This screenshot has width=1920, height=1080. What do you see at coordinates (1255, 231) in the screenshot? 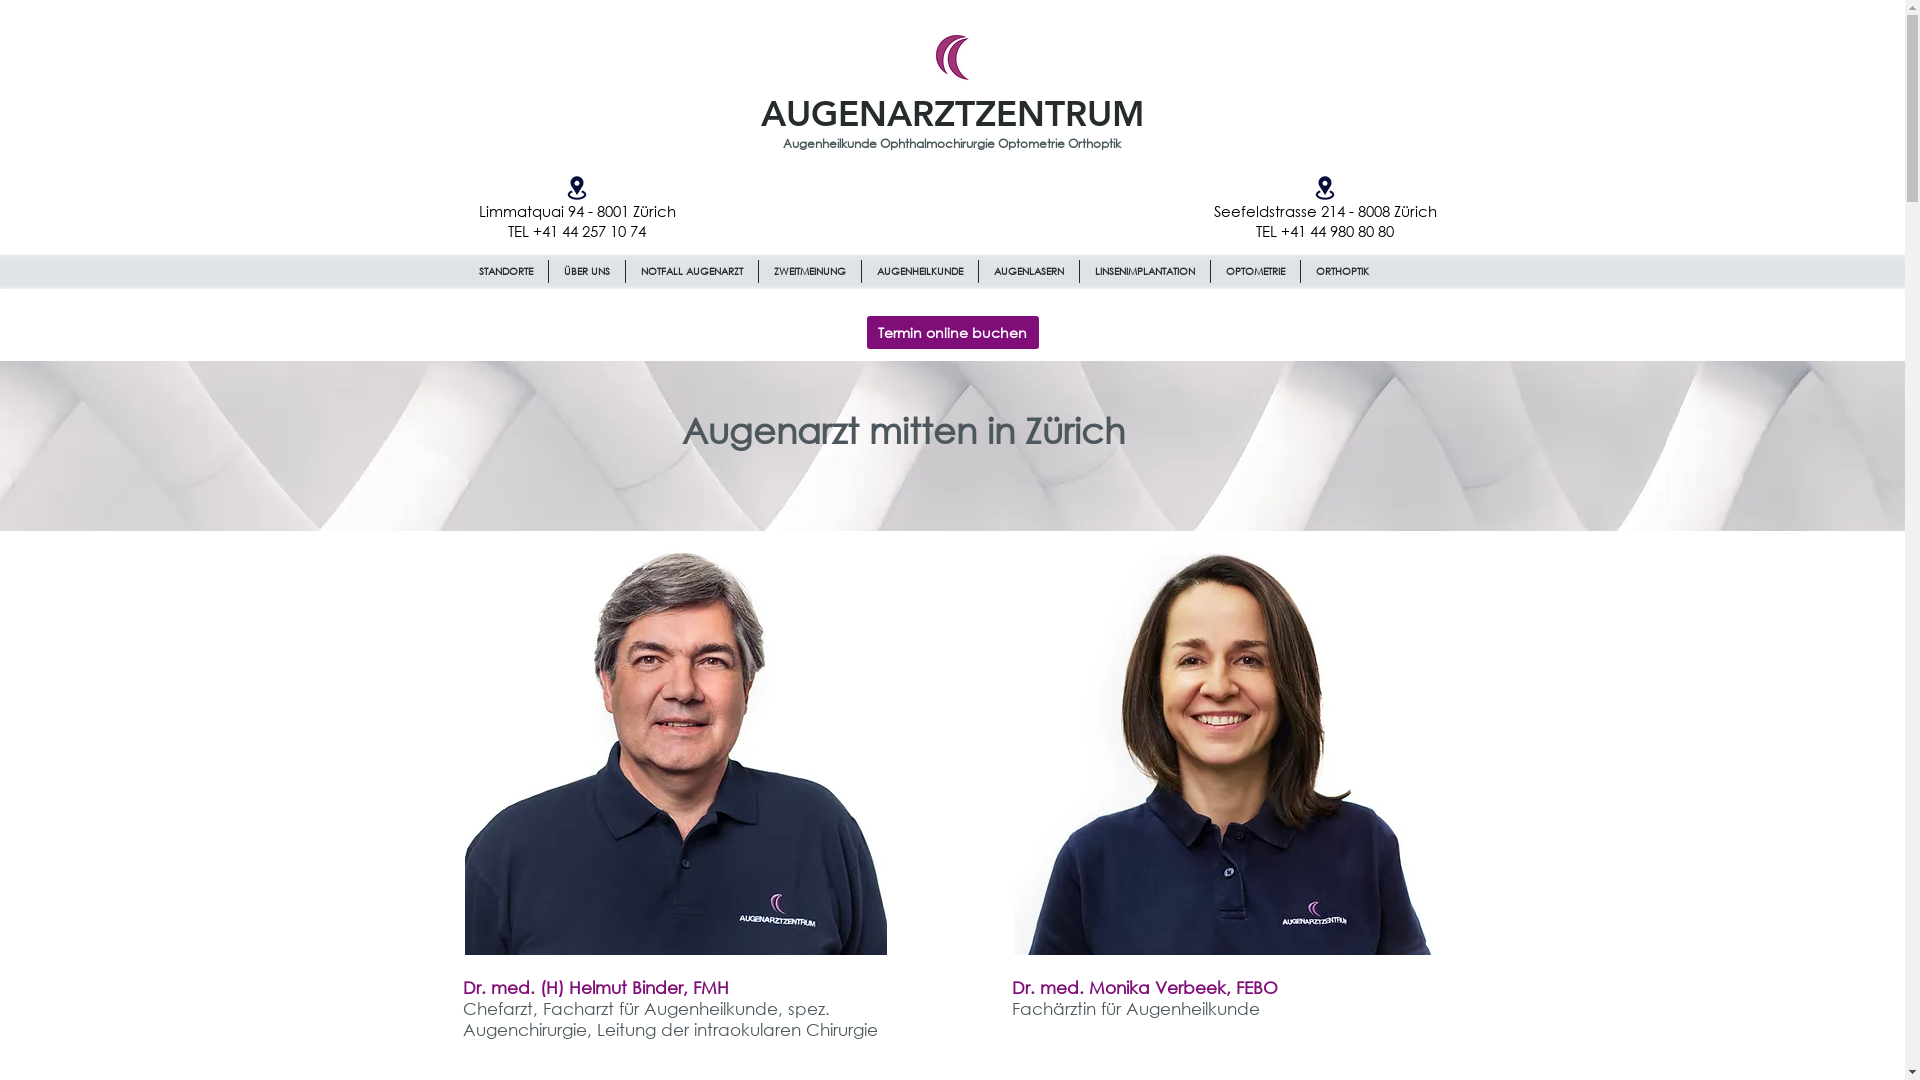
I see `'TEL +41 44 980 80 80'` at bounding box center [1255, 231].